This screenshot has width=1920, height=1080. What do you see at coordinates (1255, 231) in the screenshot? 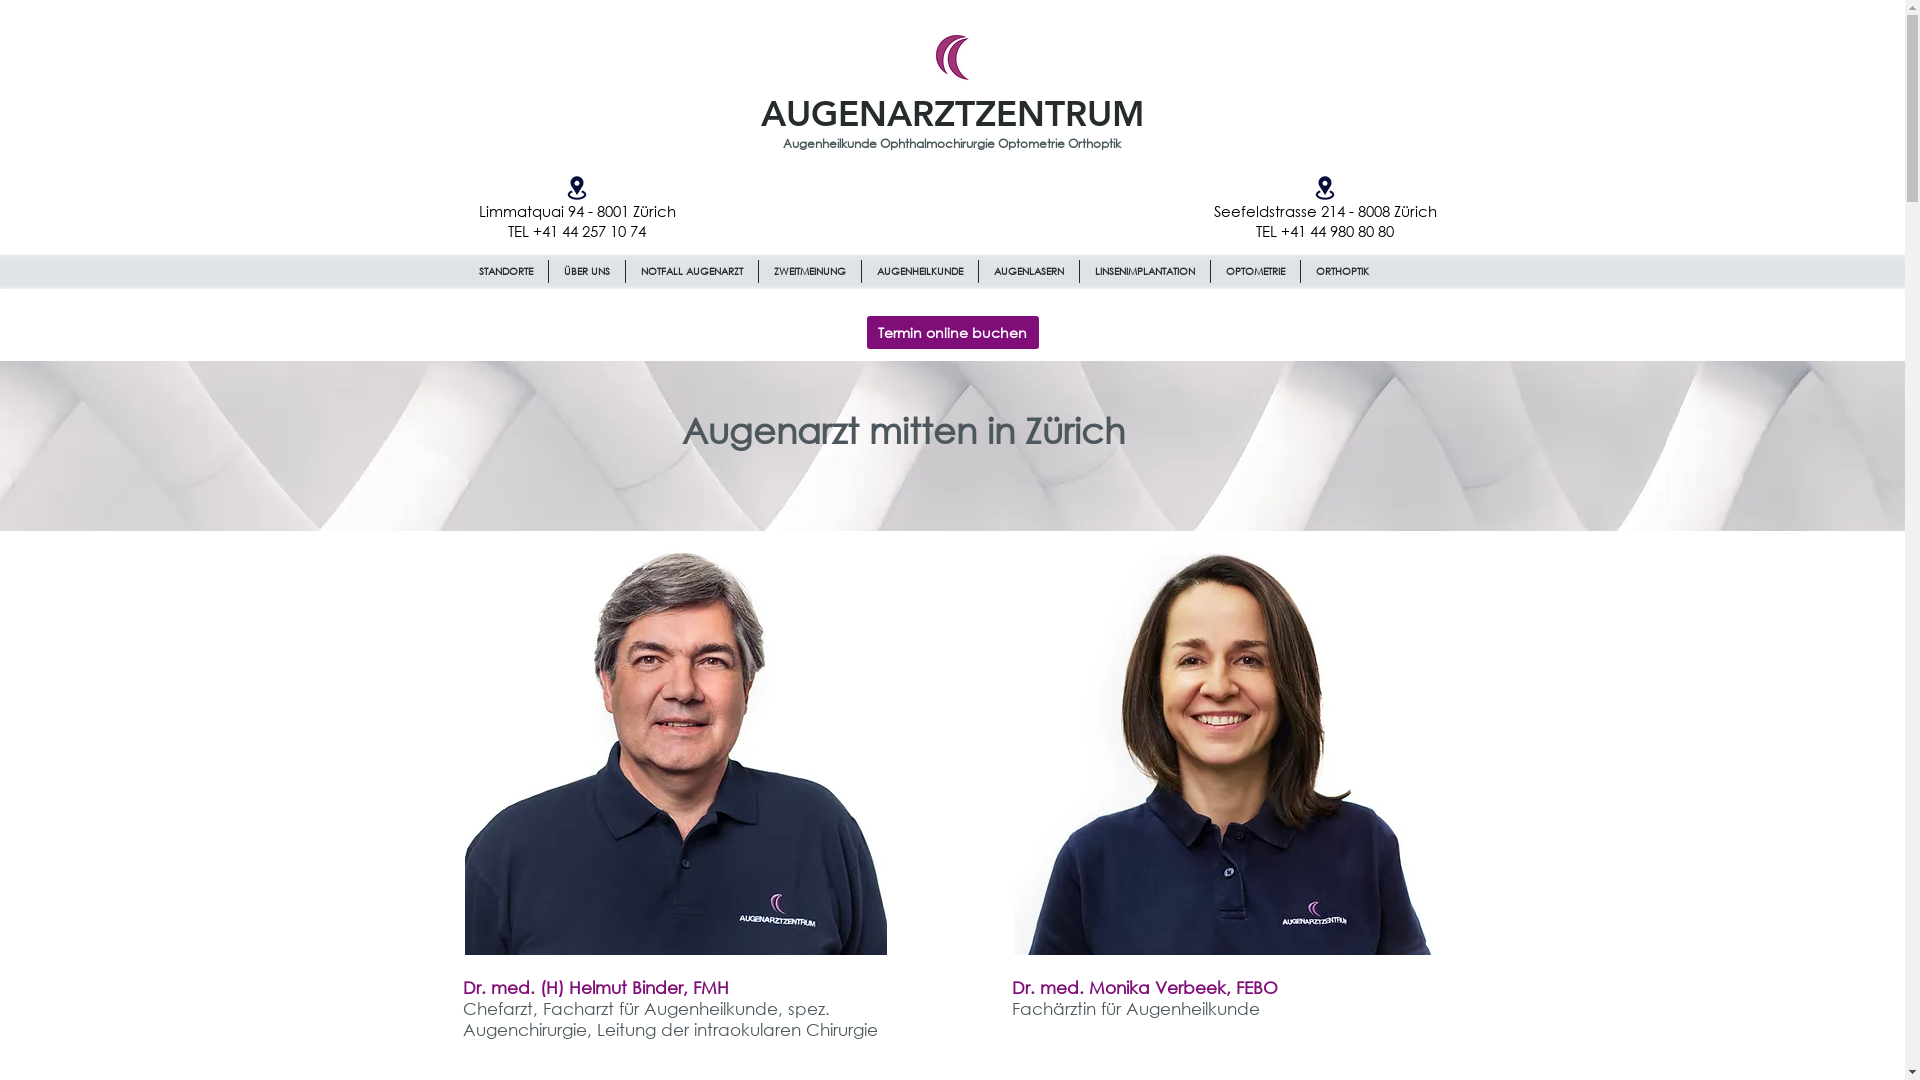
I see `'TEL +41 44 980 80 80'` at bounding box center [1255, 231].